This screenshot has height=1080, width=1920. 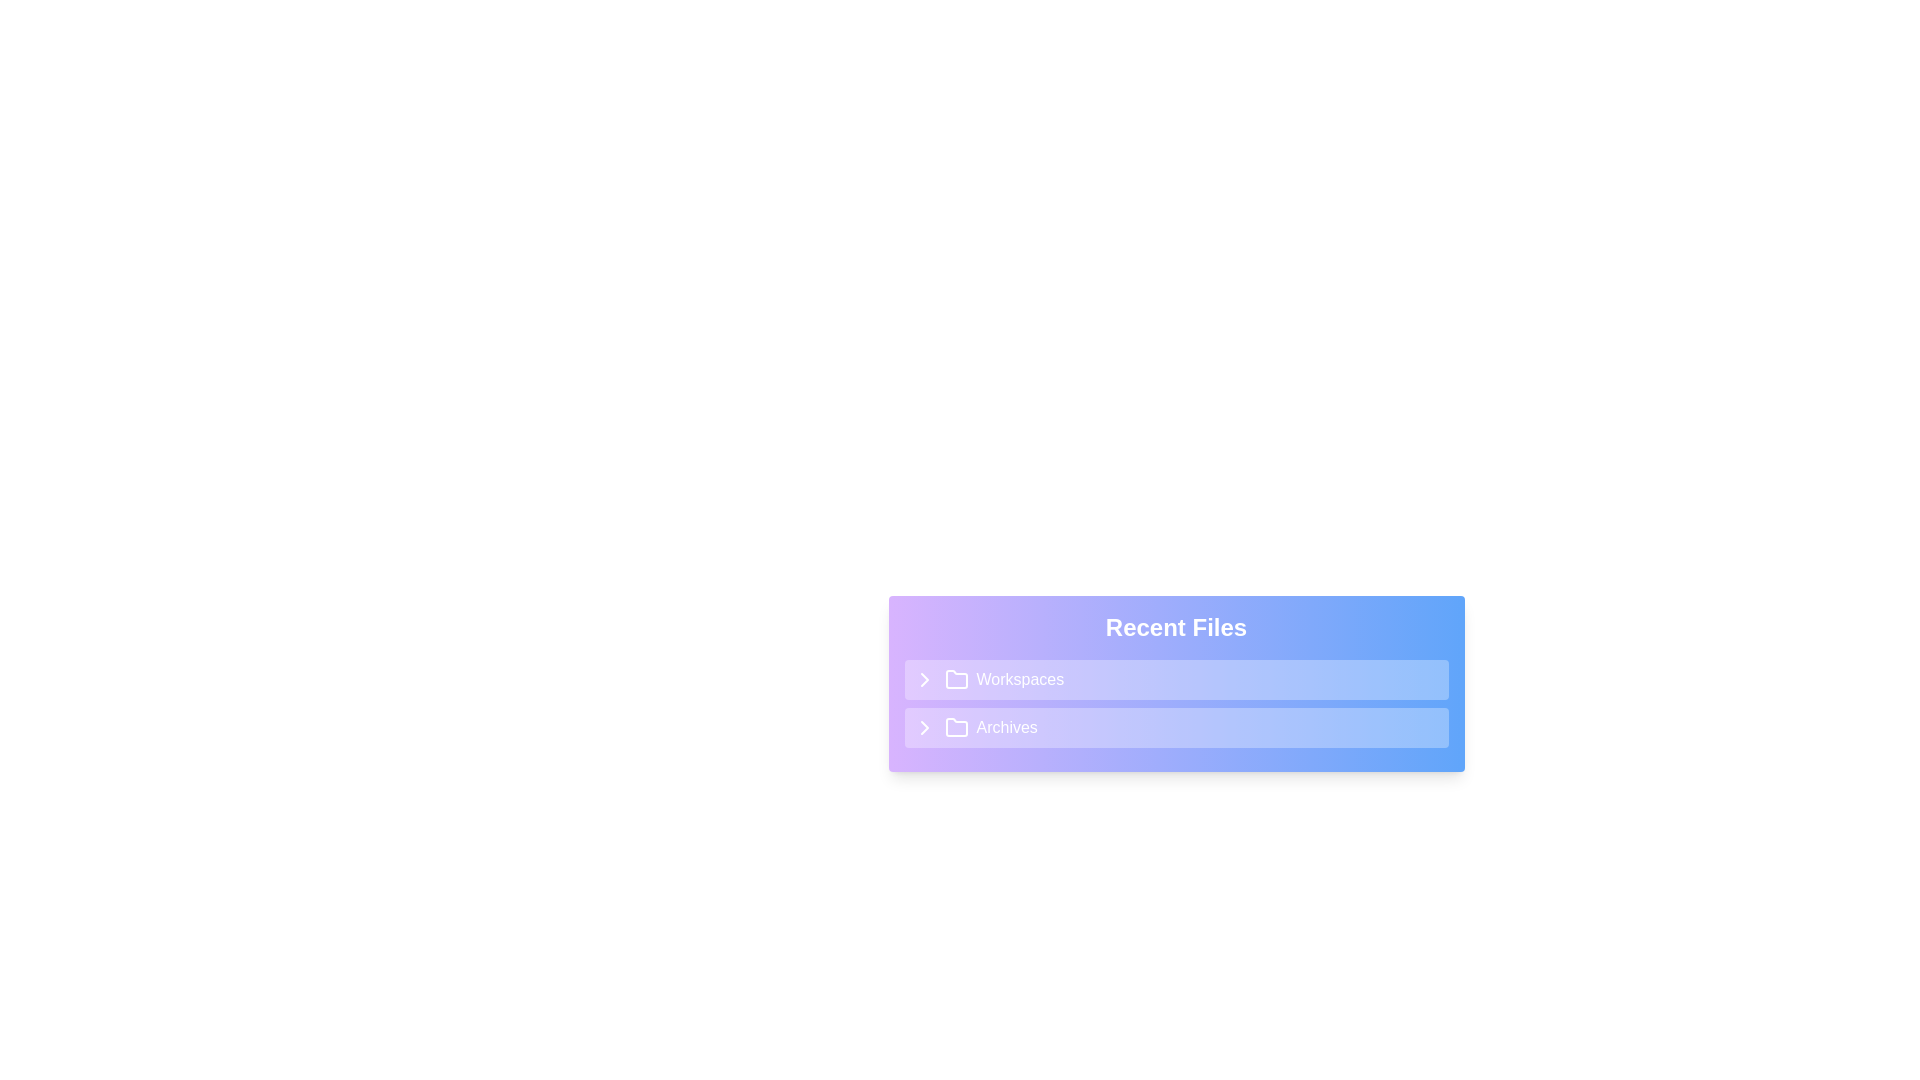 What do you see at coordinates (1176, 678) in the screenshot?
I see `the file item Workspaces to expand it` at bounding box center [1176, 678].